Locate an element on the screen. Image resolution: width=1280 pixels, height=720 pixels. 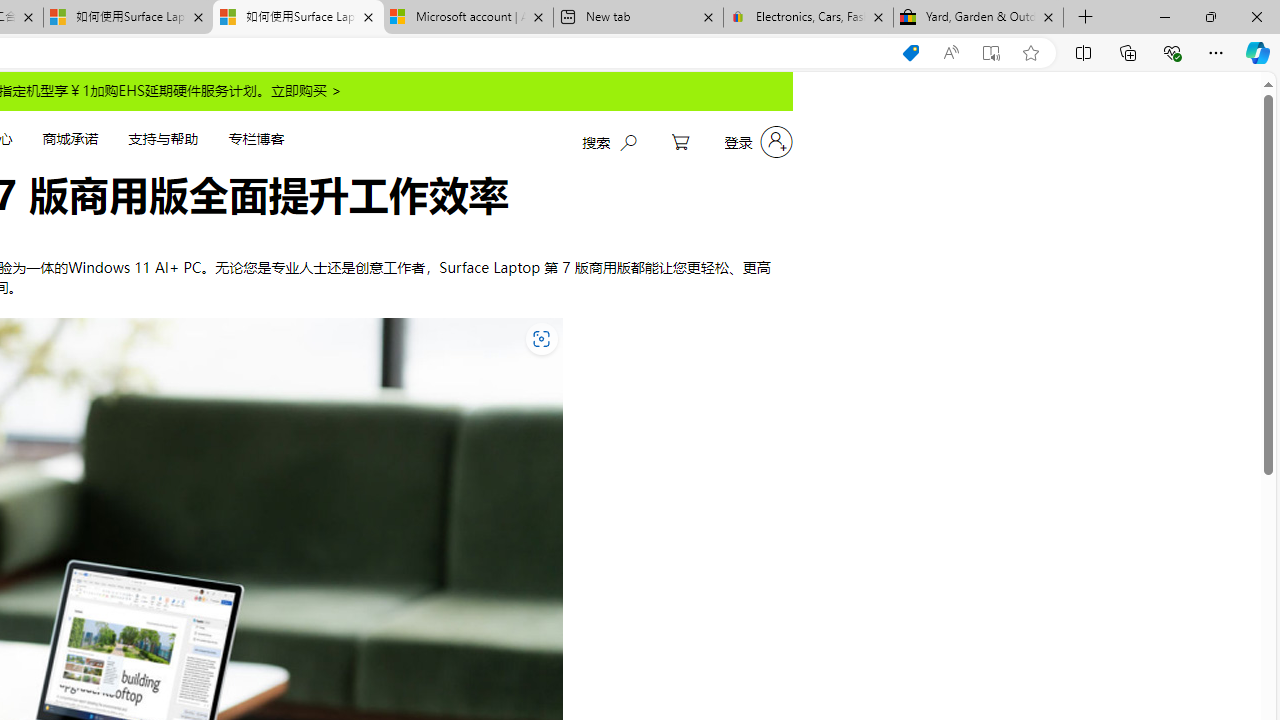
'Microsoft account | Account Checkup' is located at coordinates (467, 17).